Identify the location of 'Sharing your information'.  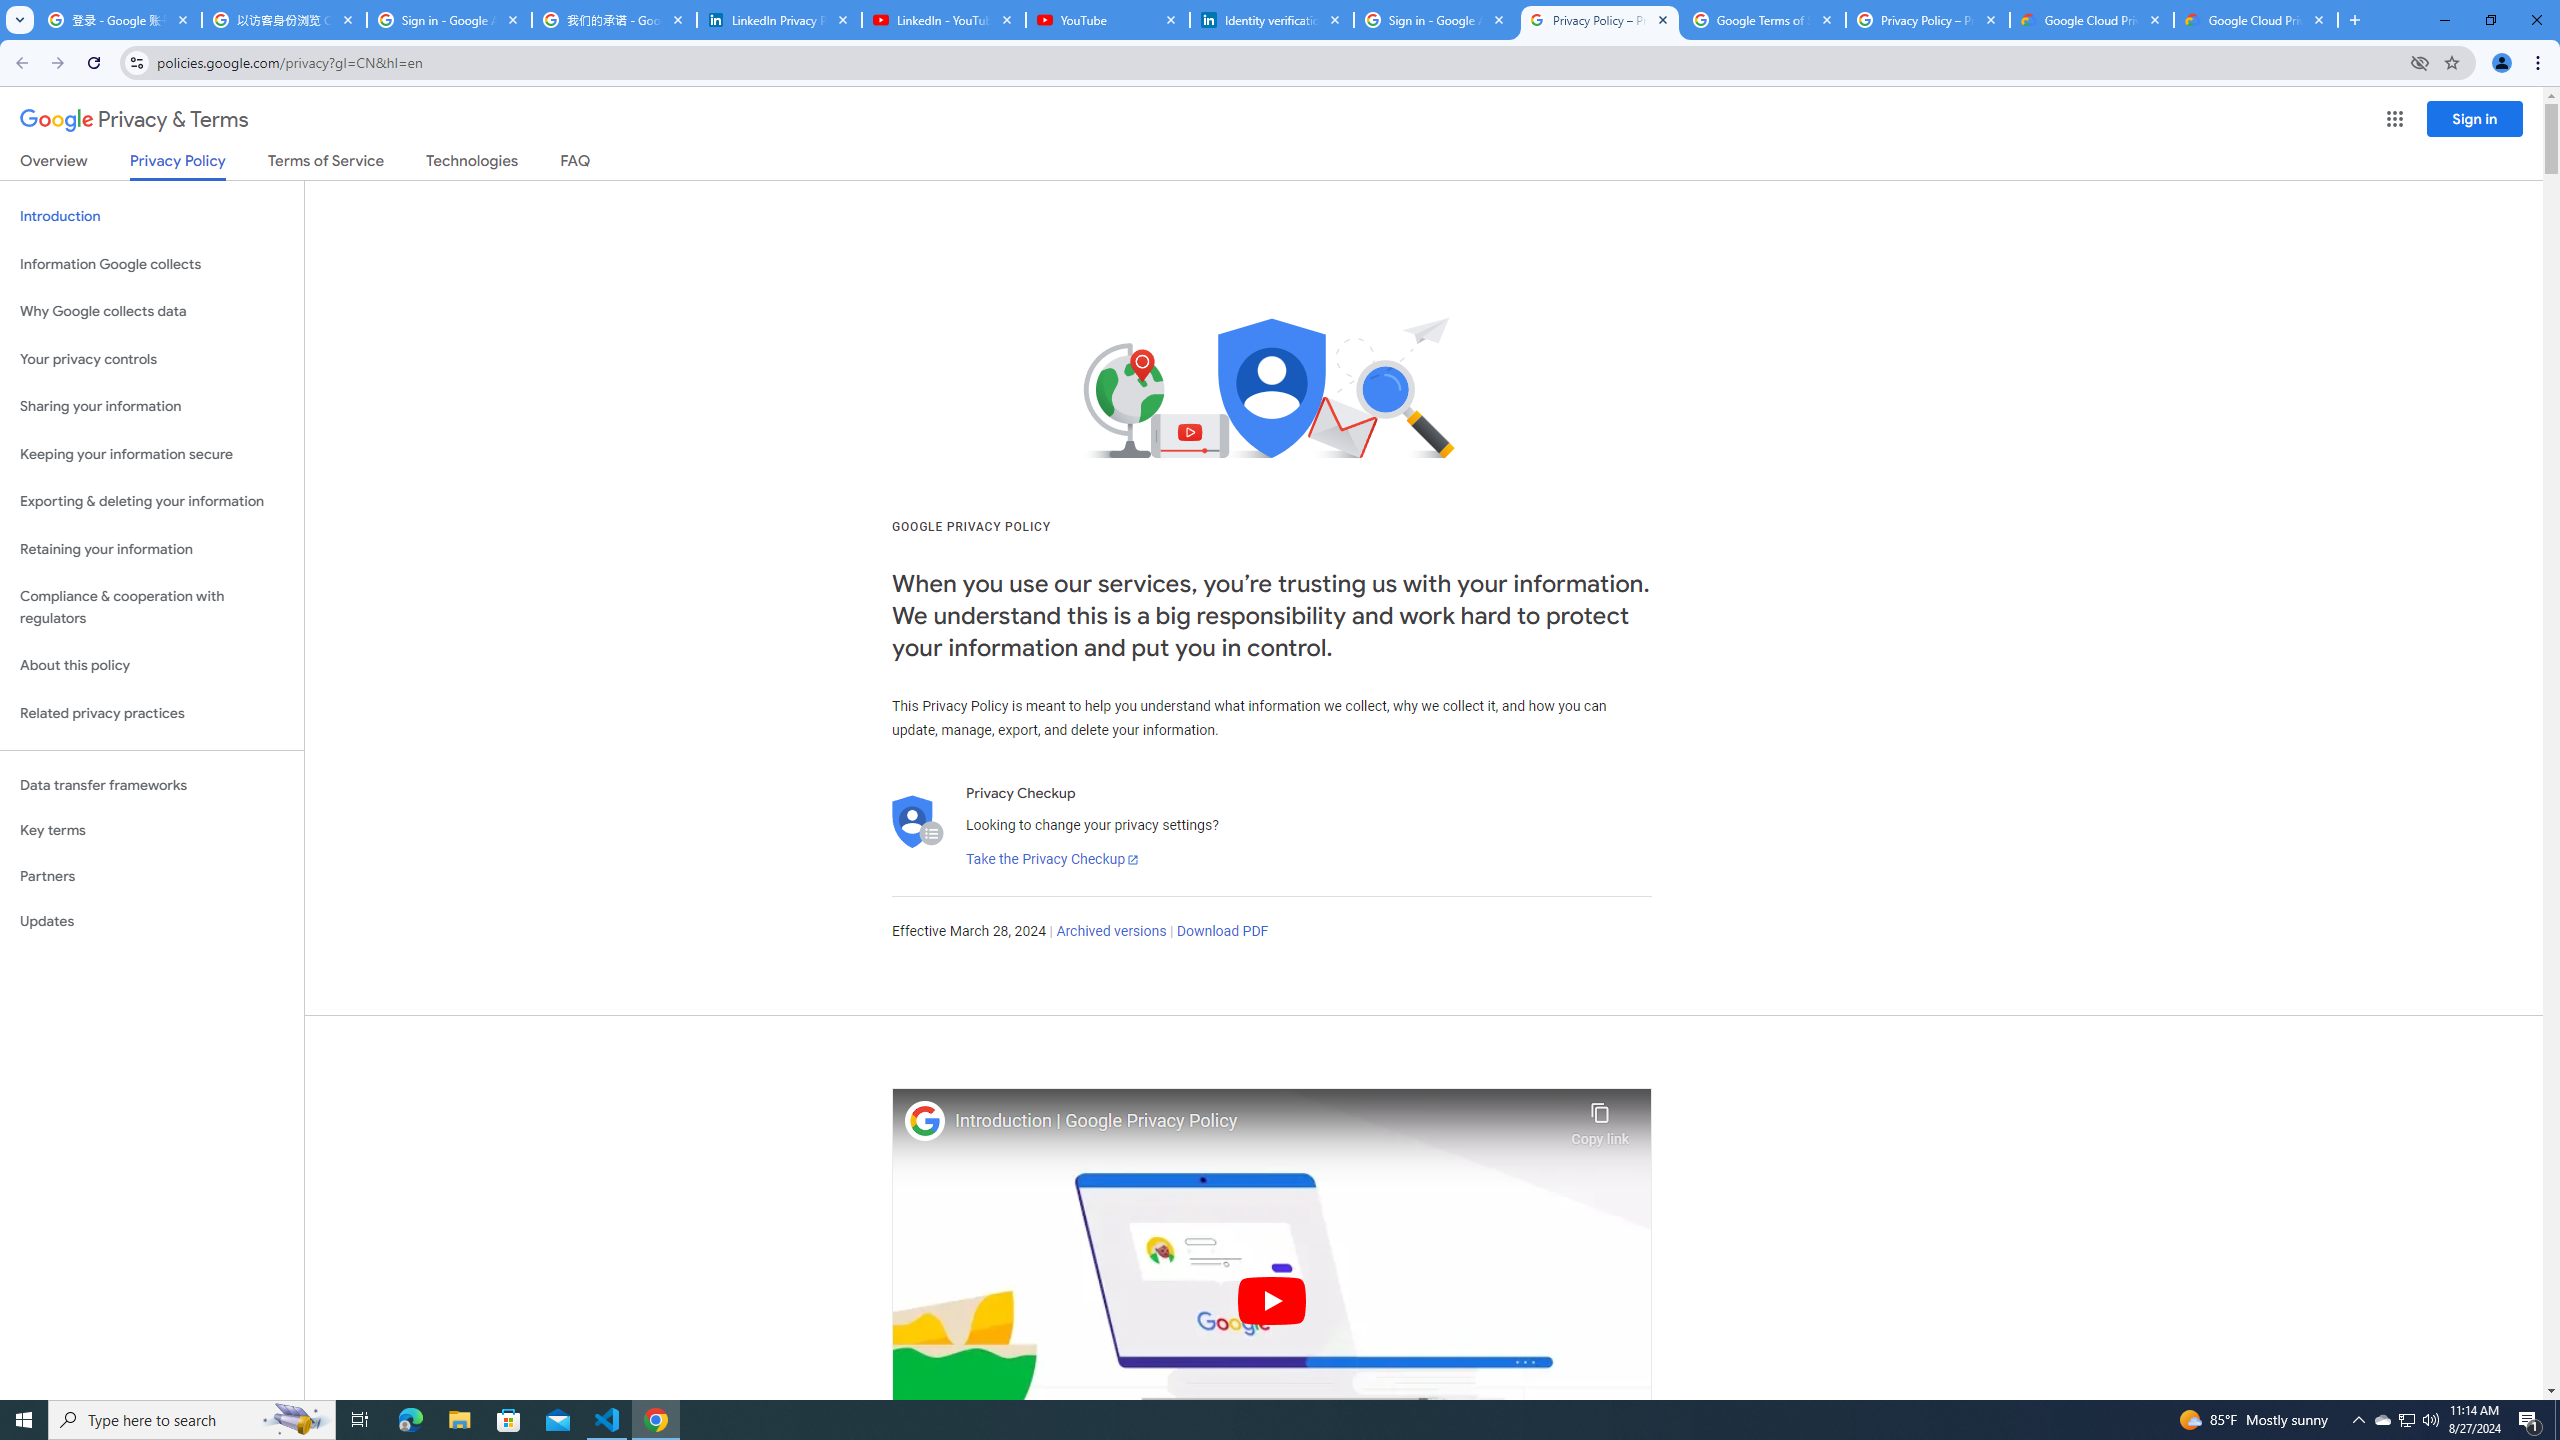
(151, 405).